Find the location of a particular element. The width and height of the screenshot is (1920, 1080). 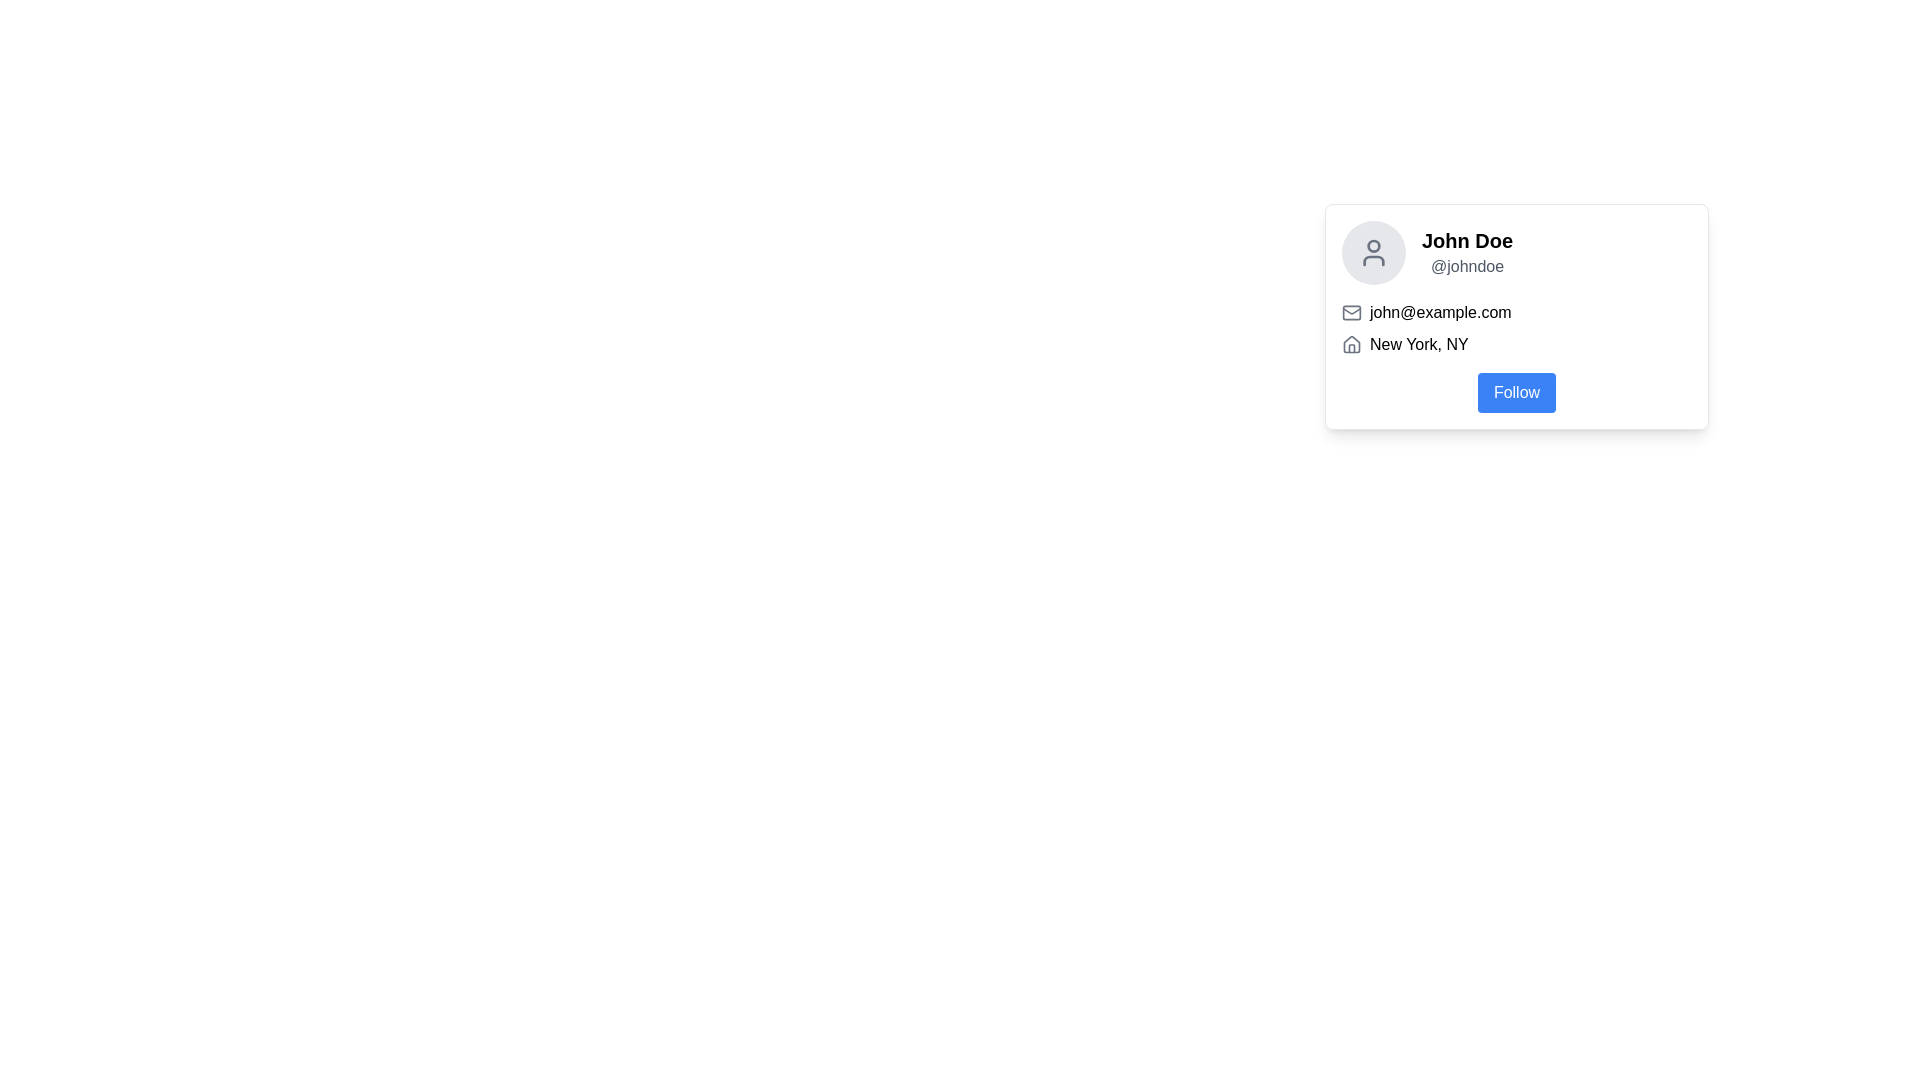

the main rectangular body of the envelope icon located to the left of the text 'john@example.com' in the user profile card for interactions is located at coordinates (1352, 312).